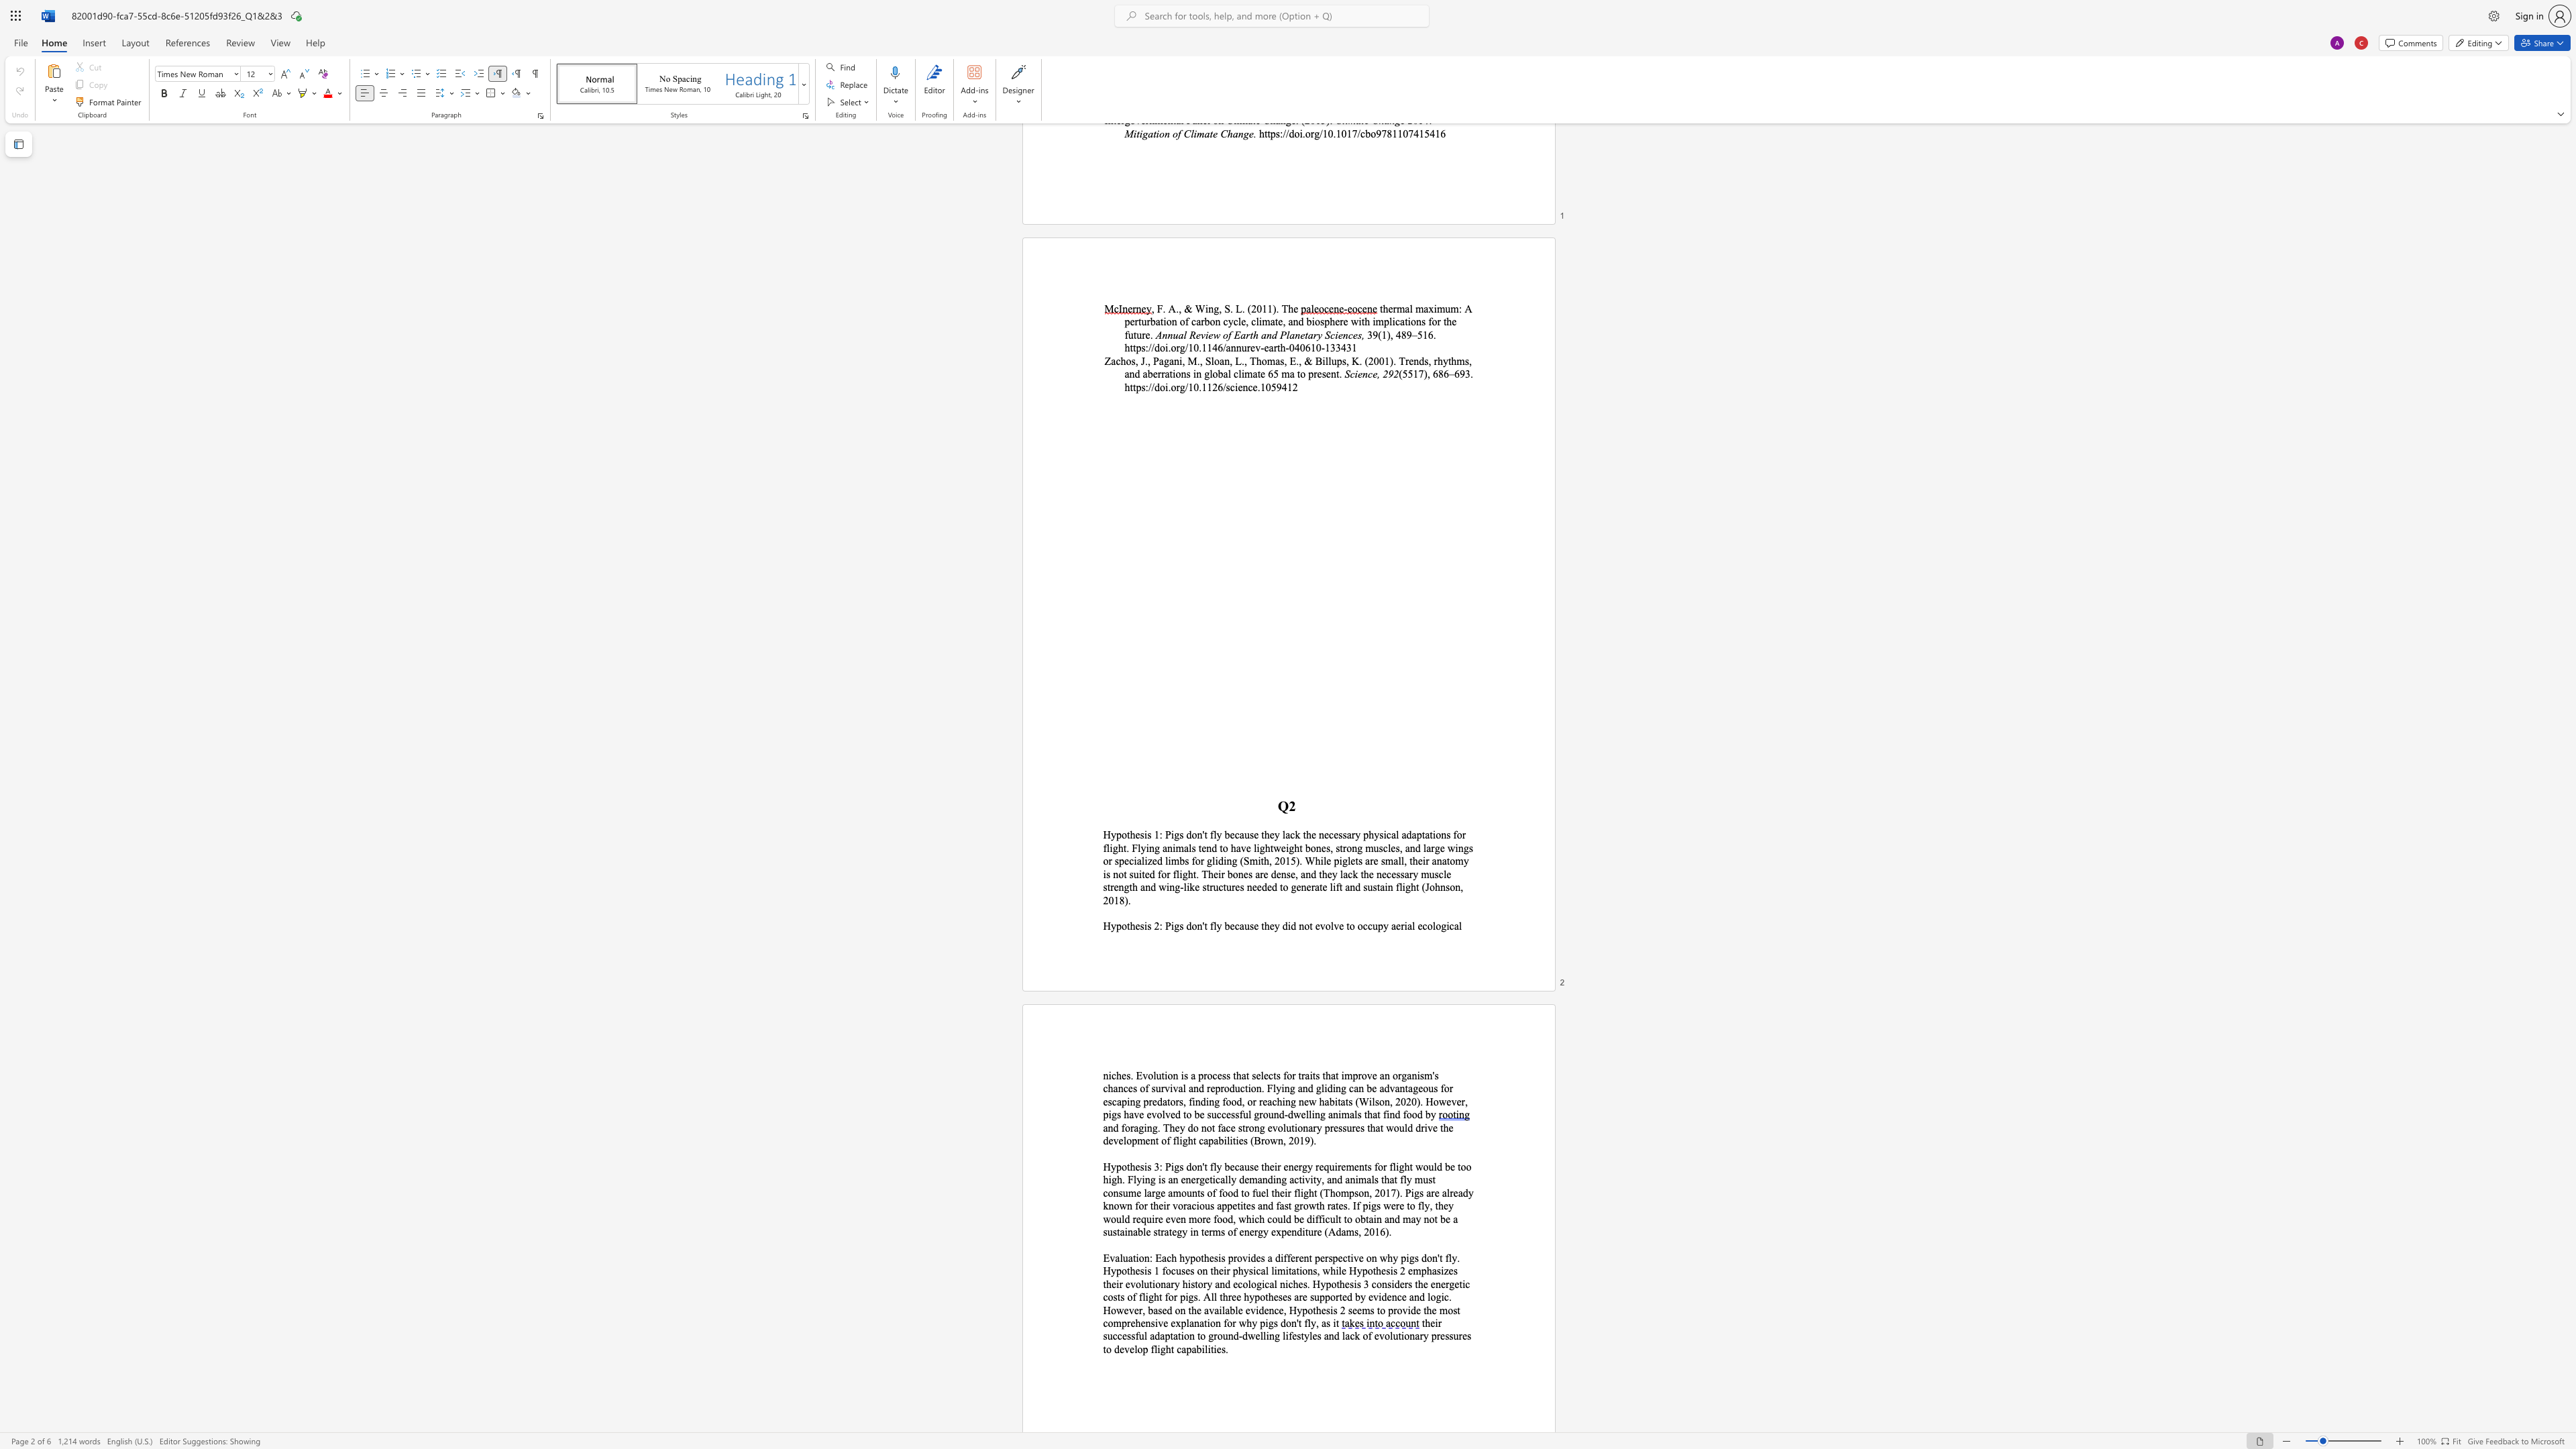 This screenshot has width=2576, height=1449. Describe the element at coordinates (1116, 1257) in the screenshot. I see `the 1th character "a" in the text` at that location.